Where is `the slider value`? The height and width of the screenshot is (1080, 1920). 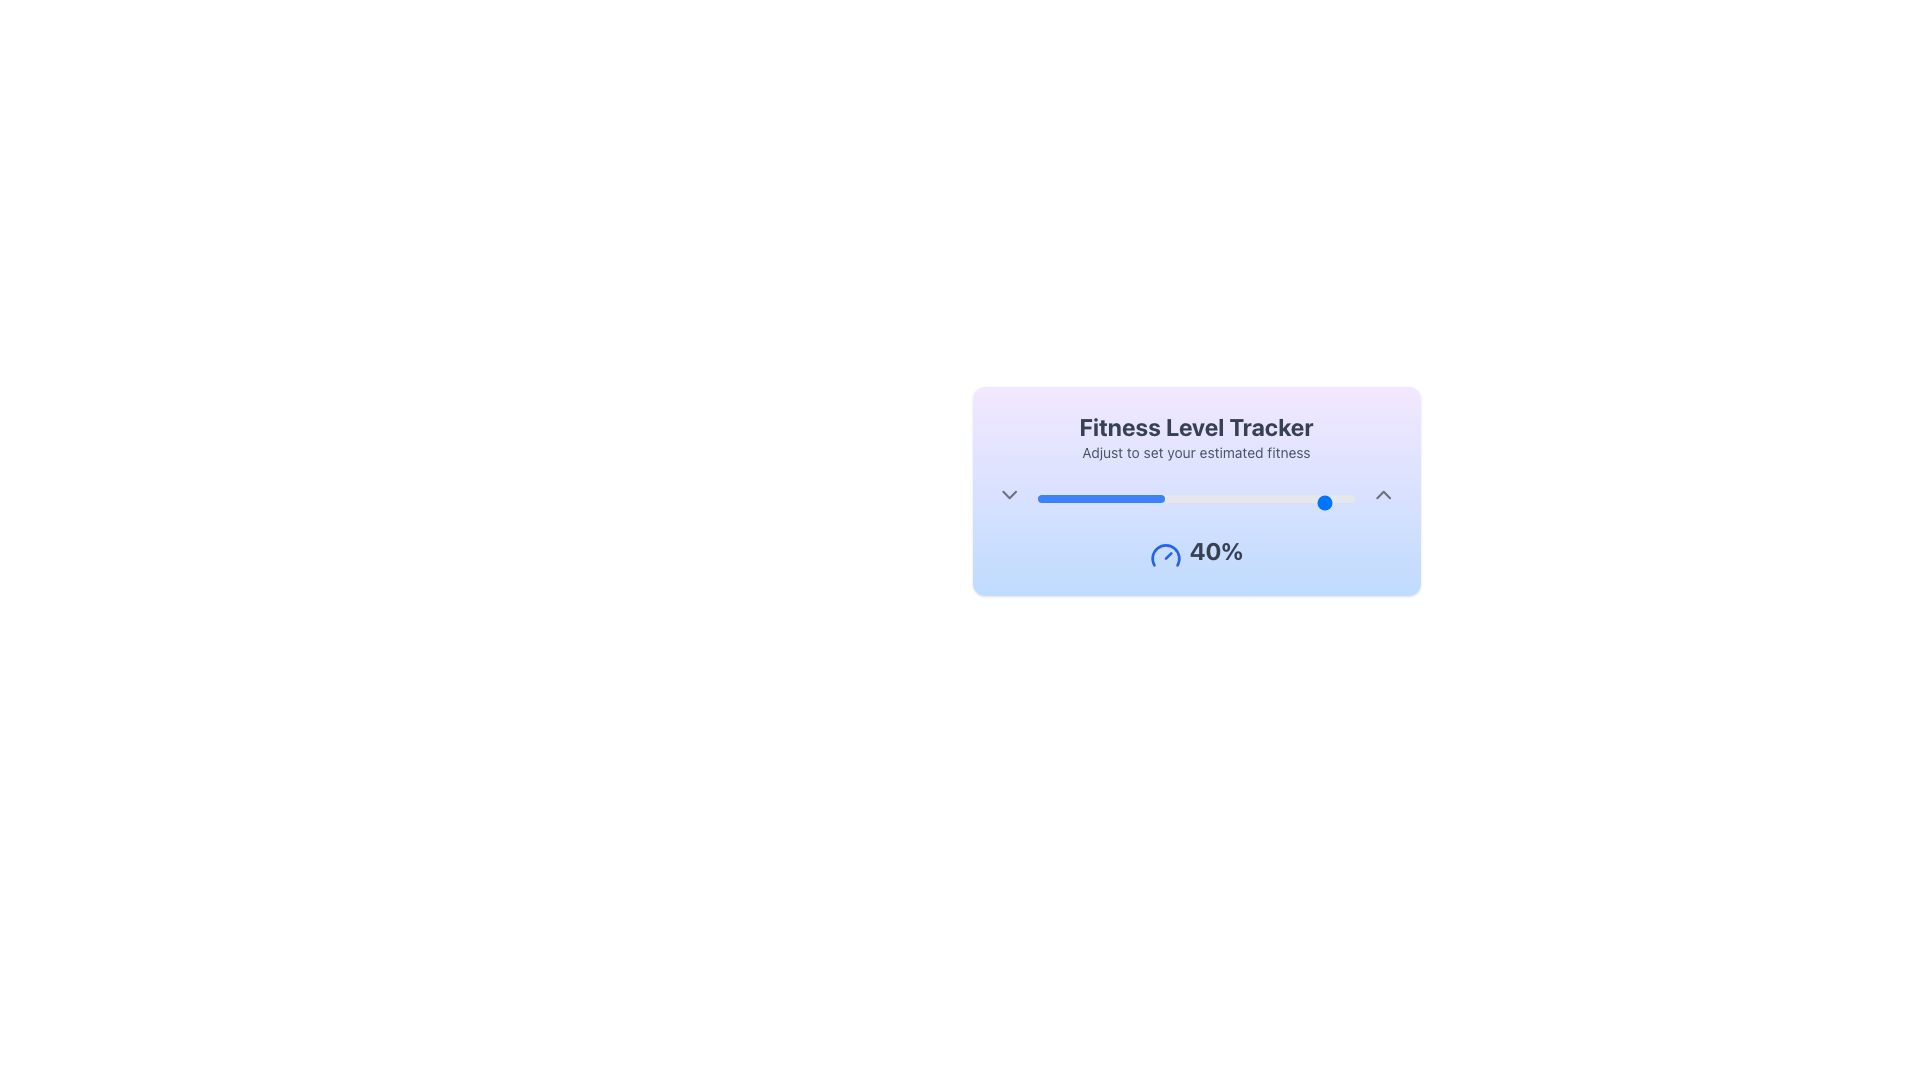 the slider value is located at coordinates (1236, 494).